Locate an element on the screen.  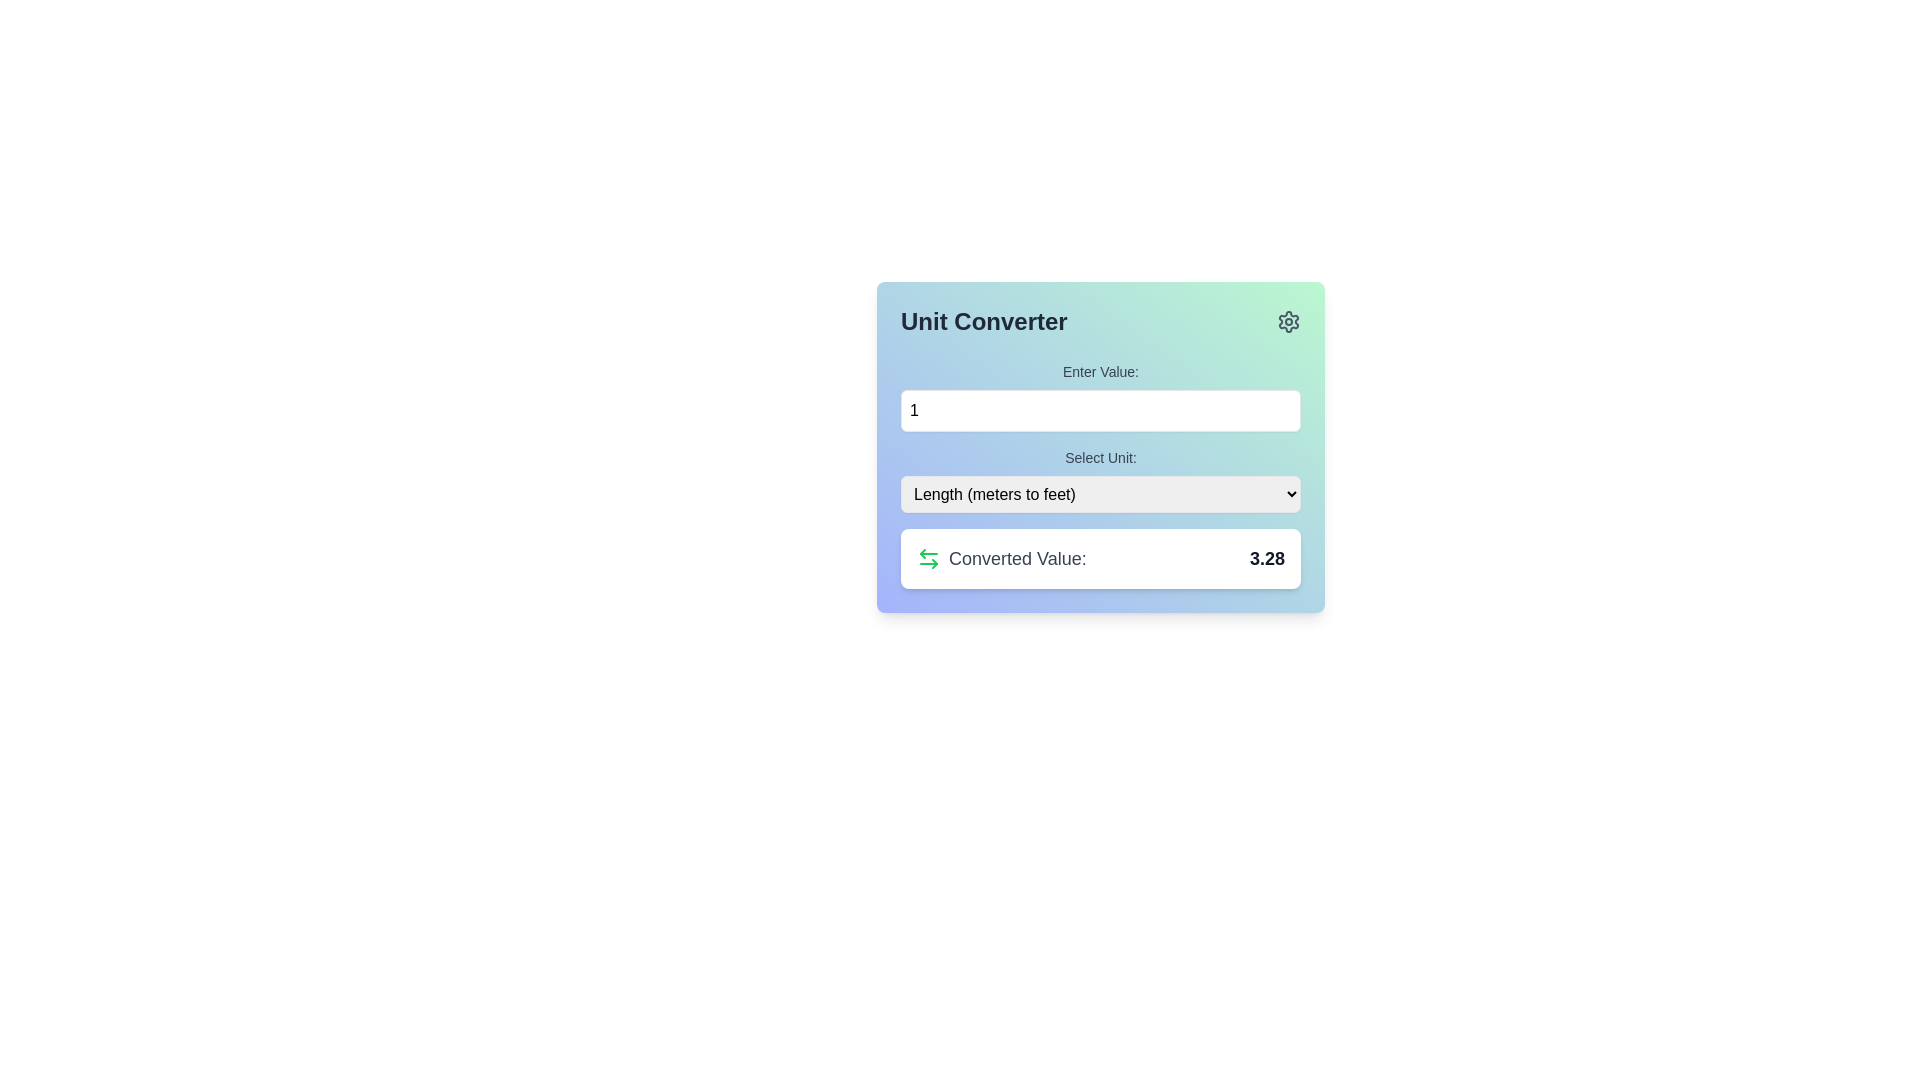
the text label displaying the numerical value '3.28', which is bold and dark, located in the bottom-right corner of the card layout, following the label 'Converted Value:' and aligned horizontally to its right is located at coordinates (1266, 559).